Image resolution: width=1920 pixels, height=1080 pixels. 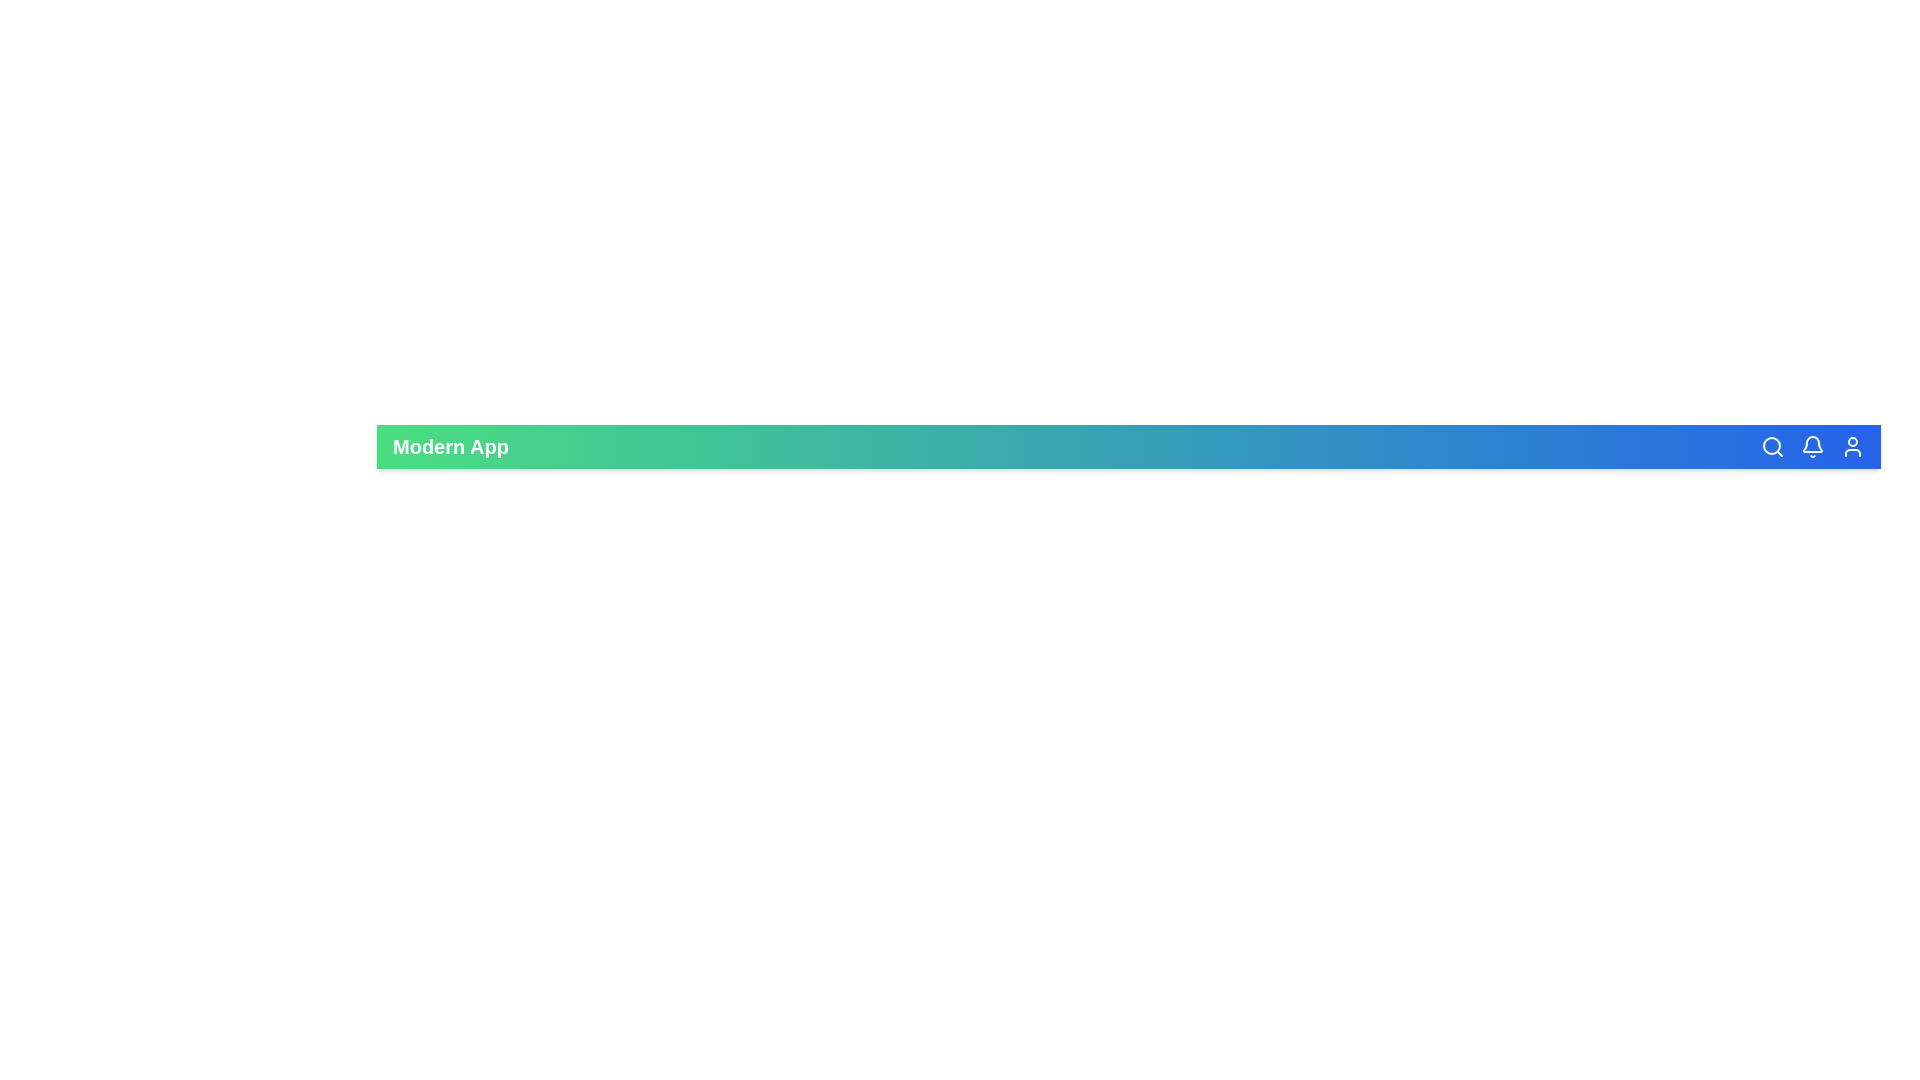 I want to click on the search icon in the app bar, so click(x=1772, y=446).